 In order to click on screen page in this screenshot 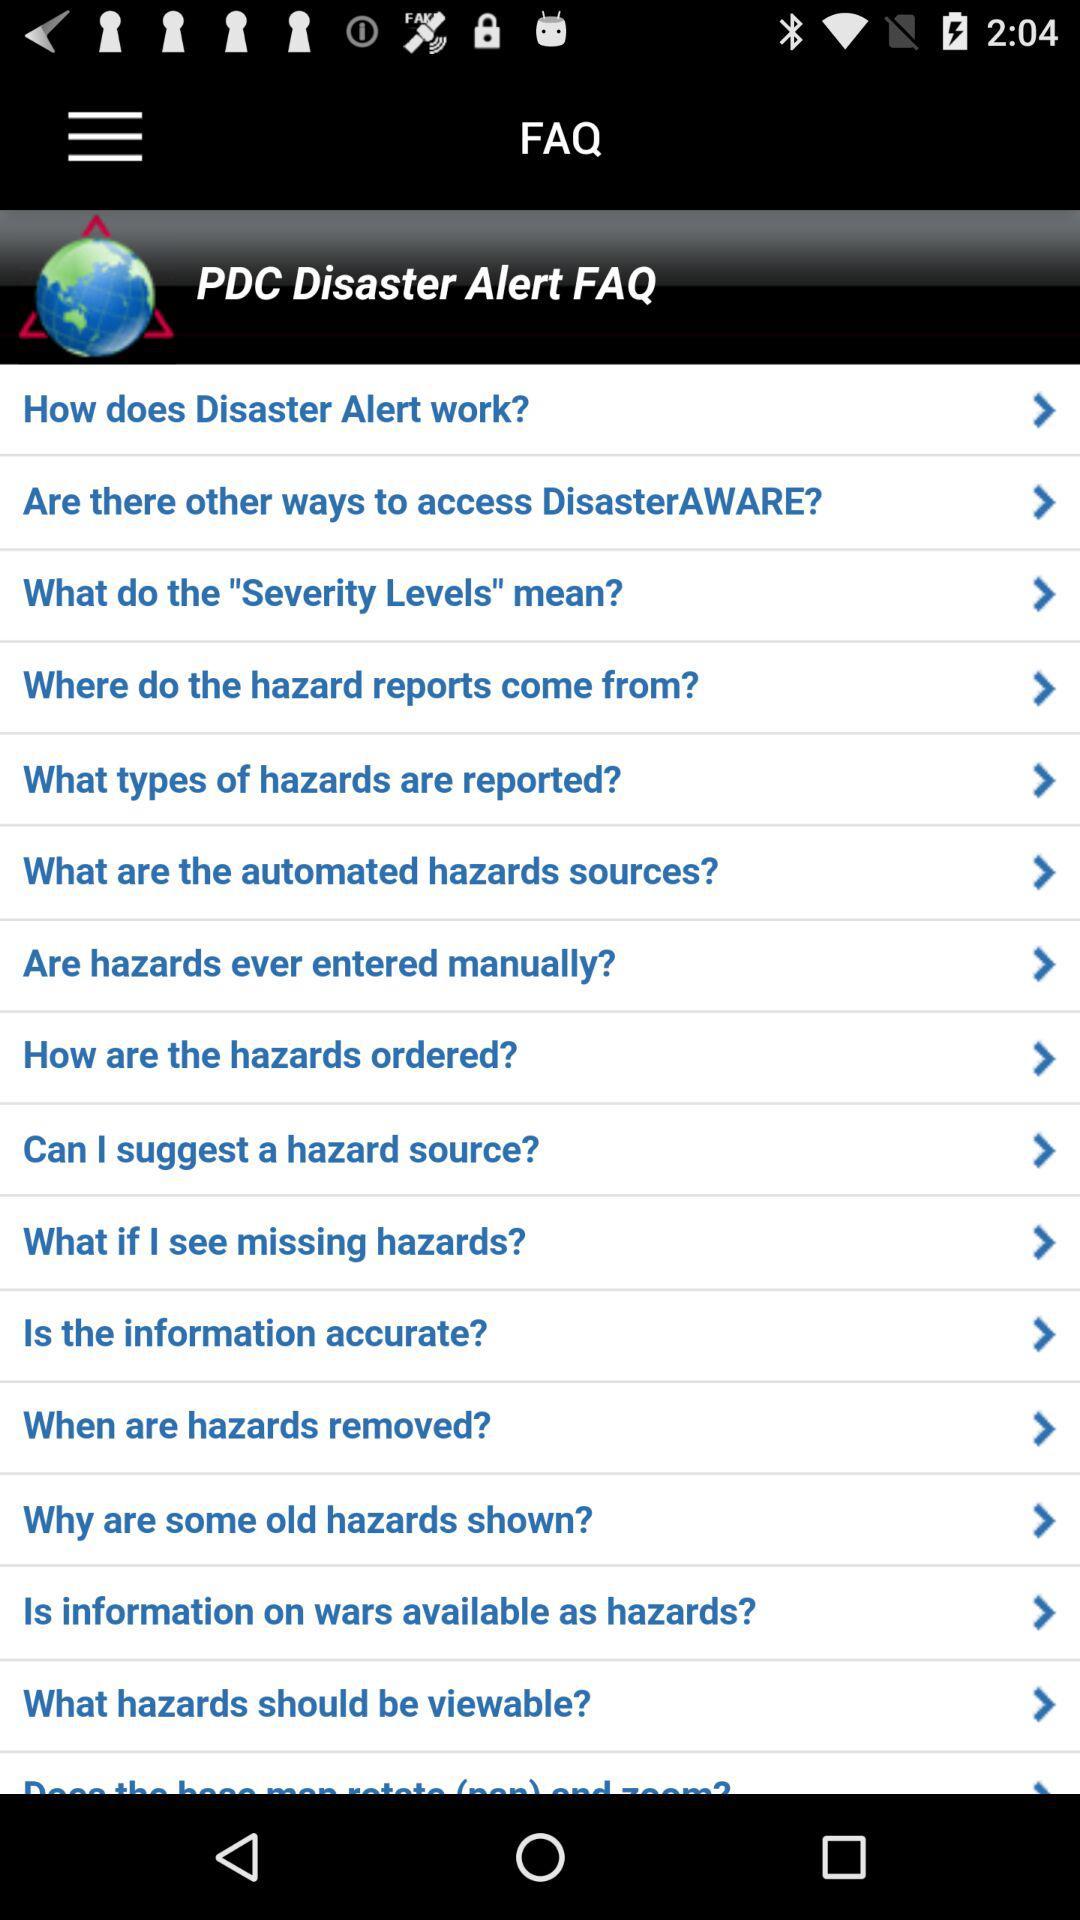, I will do `click(540, 1002)`.